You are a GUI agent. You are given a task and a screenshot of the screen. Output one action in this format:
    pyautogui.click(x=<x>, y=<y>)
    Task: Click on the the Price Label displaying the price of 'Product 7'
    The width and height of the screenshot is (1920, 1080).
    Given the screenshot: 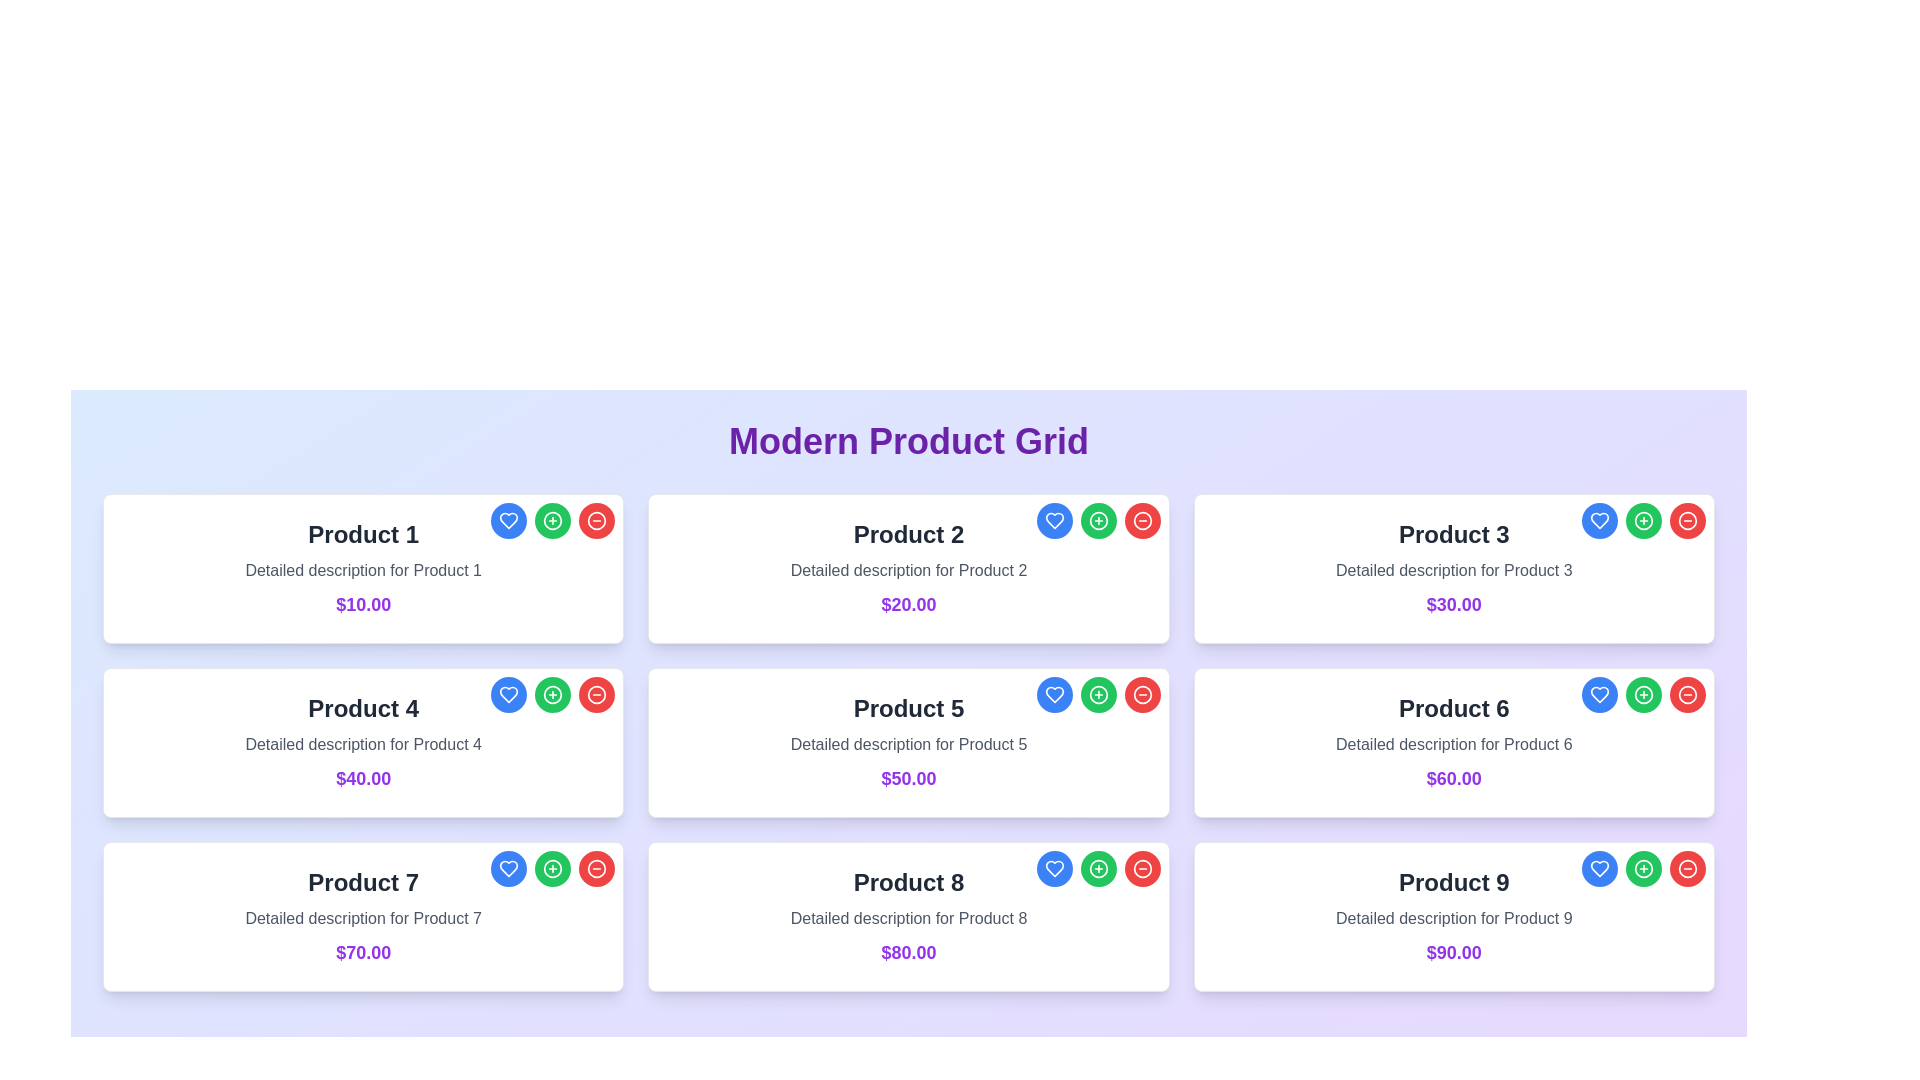 What is the action you would take?
    pyautogui.click(x=363, y=951)
    